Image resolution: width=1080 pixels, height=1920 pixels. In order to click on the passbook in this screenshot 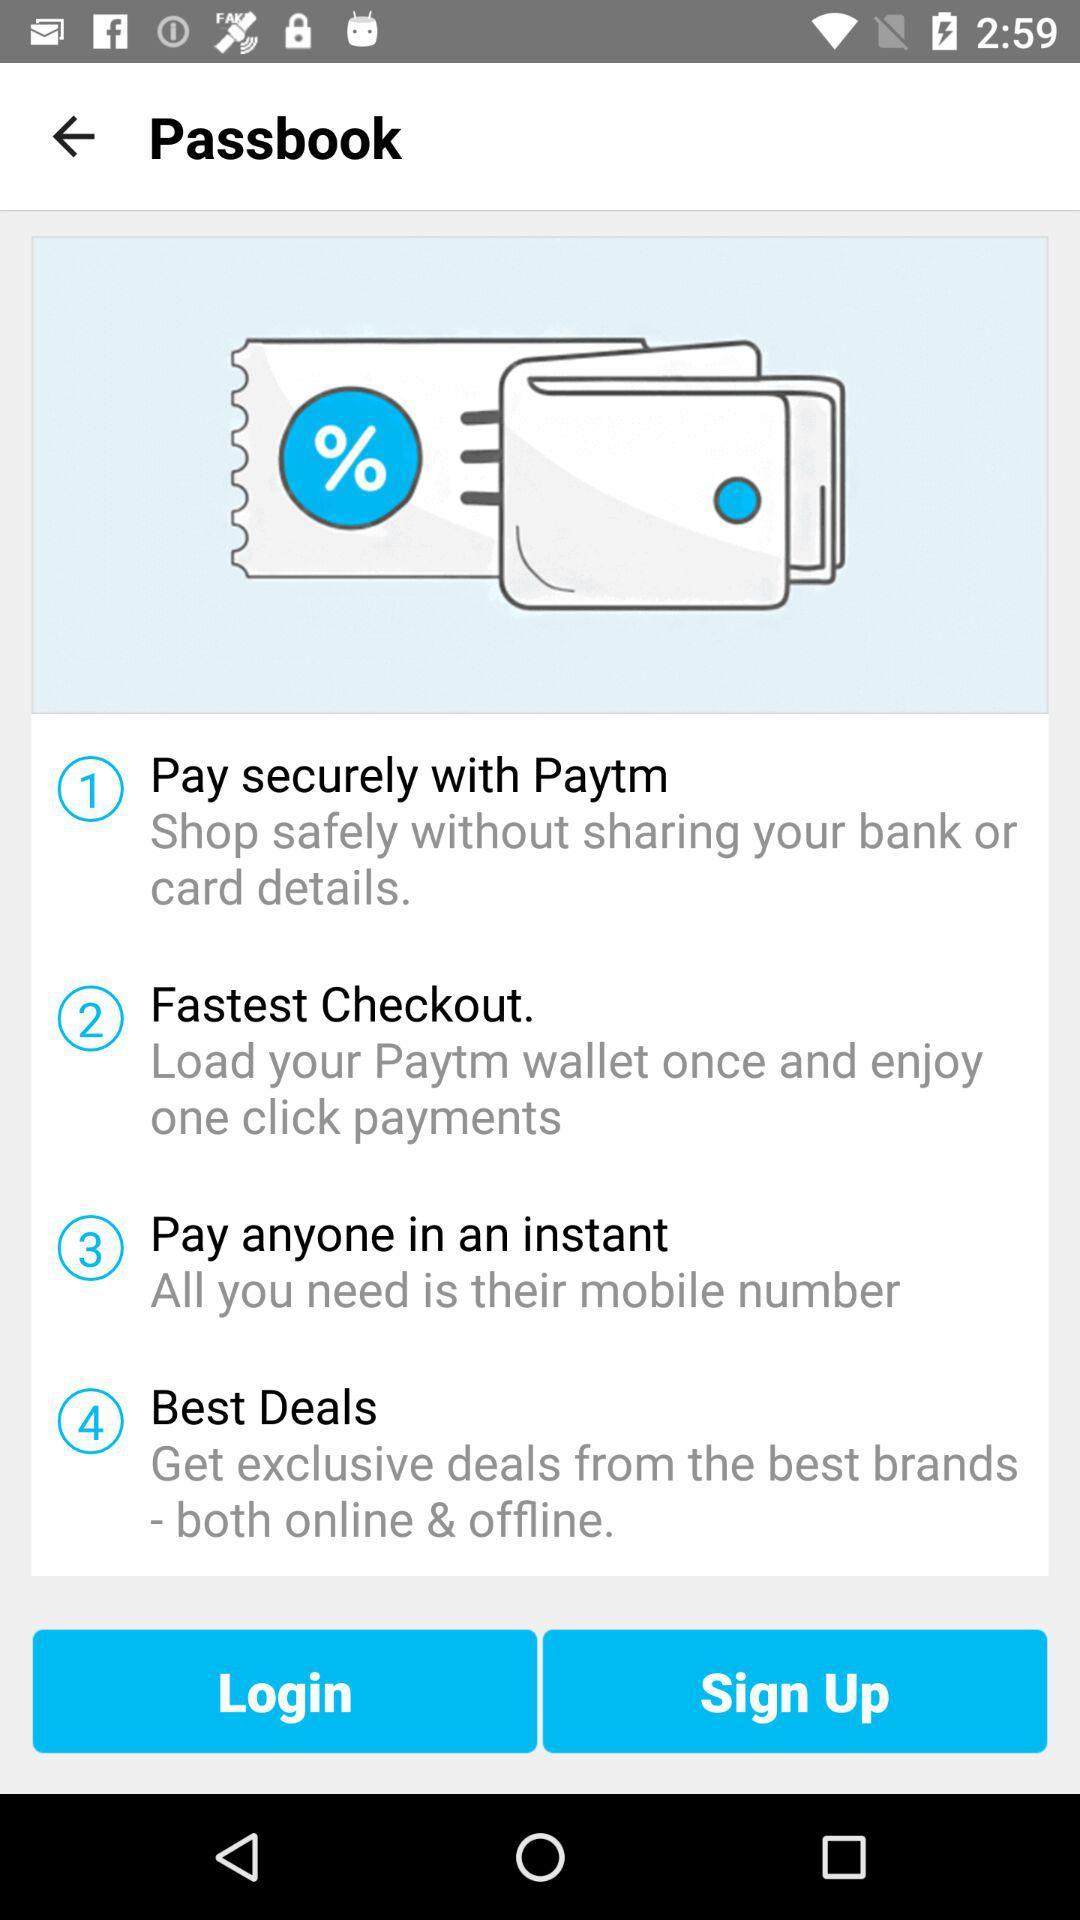, I will do `click(275, 135)`.